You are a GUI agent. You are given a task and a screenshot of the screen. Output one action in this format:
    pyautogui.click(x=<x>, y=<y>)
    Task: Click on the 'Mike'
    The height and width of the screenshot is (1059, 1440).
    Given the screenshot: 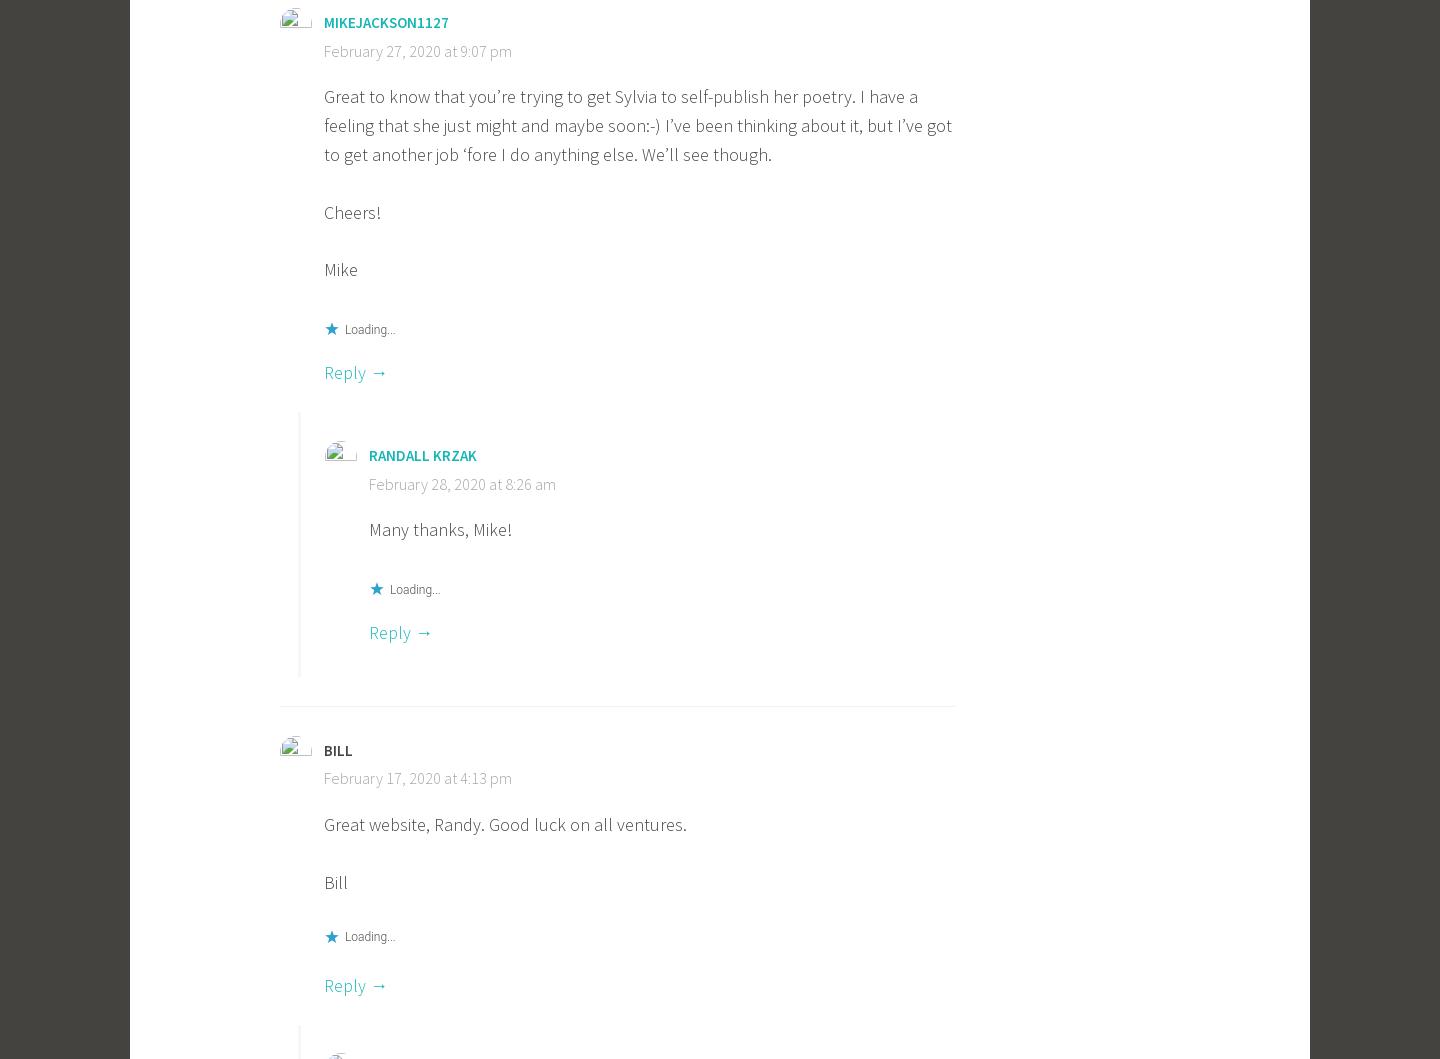 What is the action you would take?
    pyautogui.click(x=340, y=269)
    